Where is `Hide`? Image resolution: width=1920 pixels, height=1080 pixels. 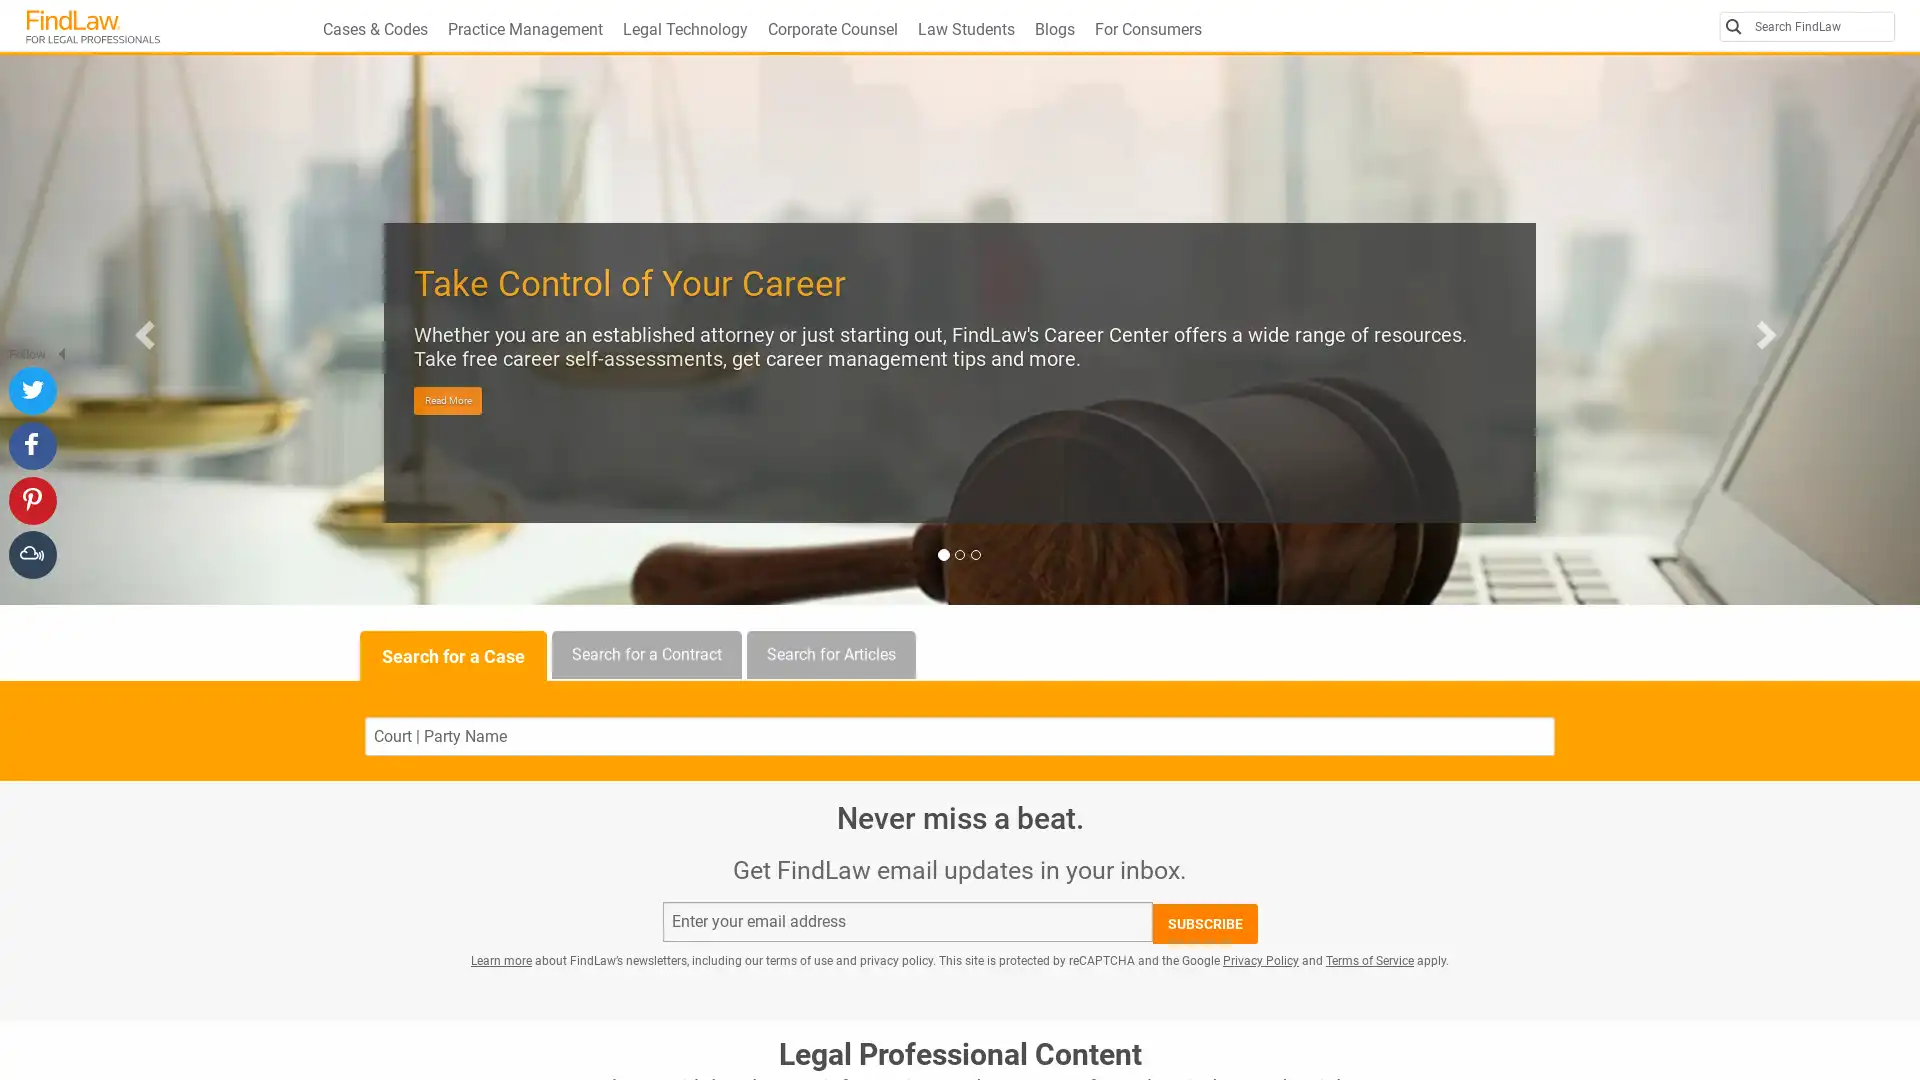
Hide is located at coordinates (62, 353).